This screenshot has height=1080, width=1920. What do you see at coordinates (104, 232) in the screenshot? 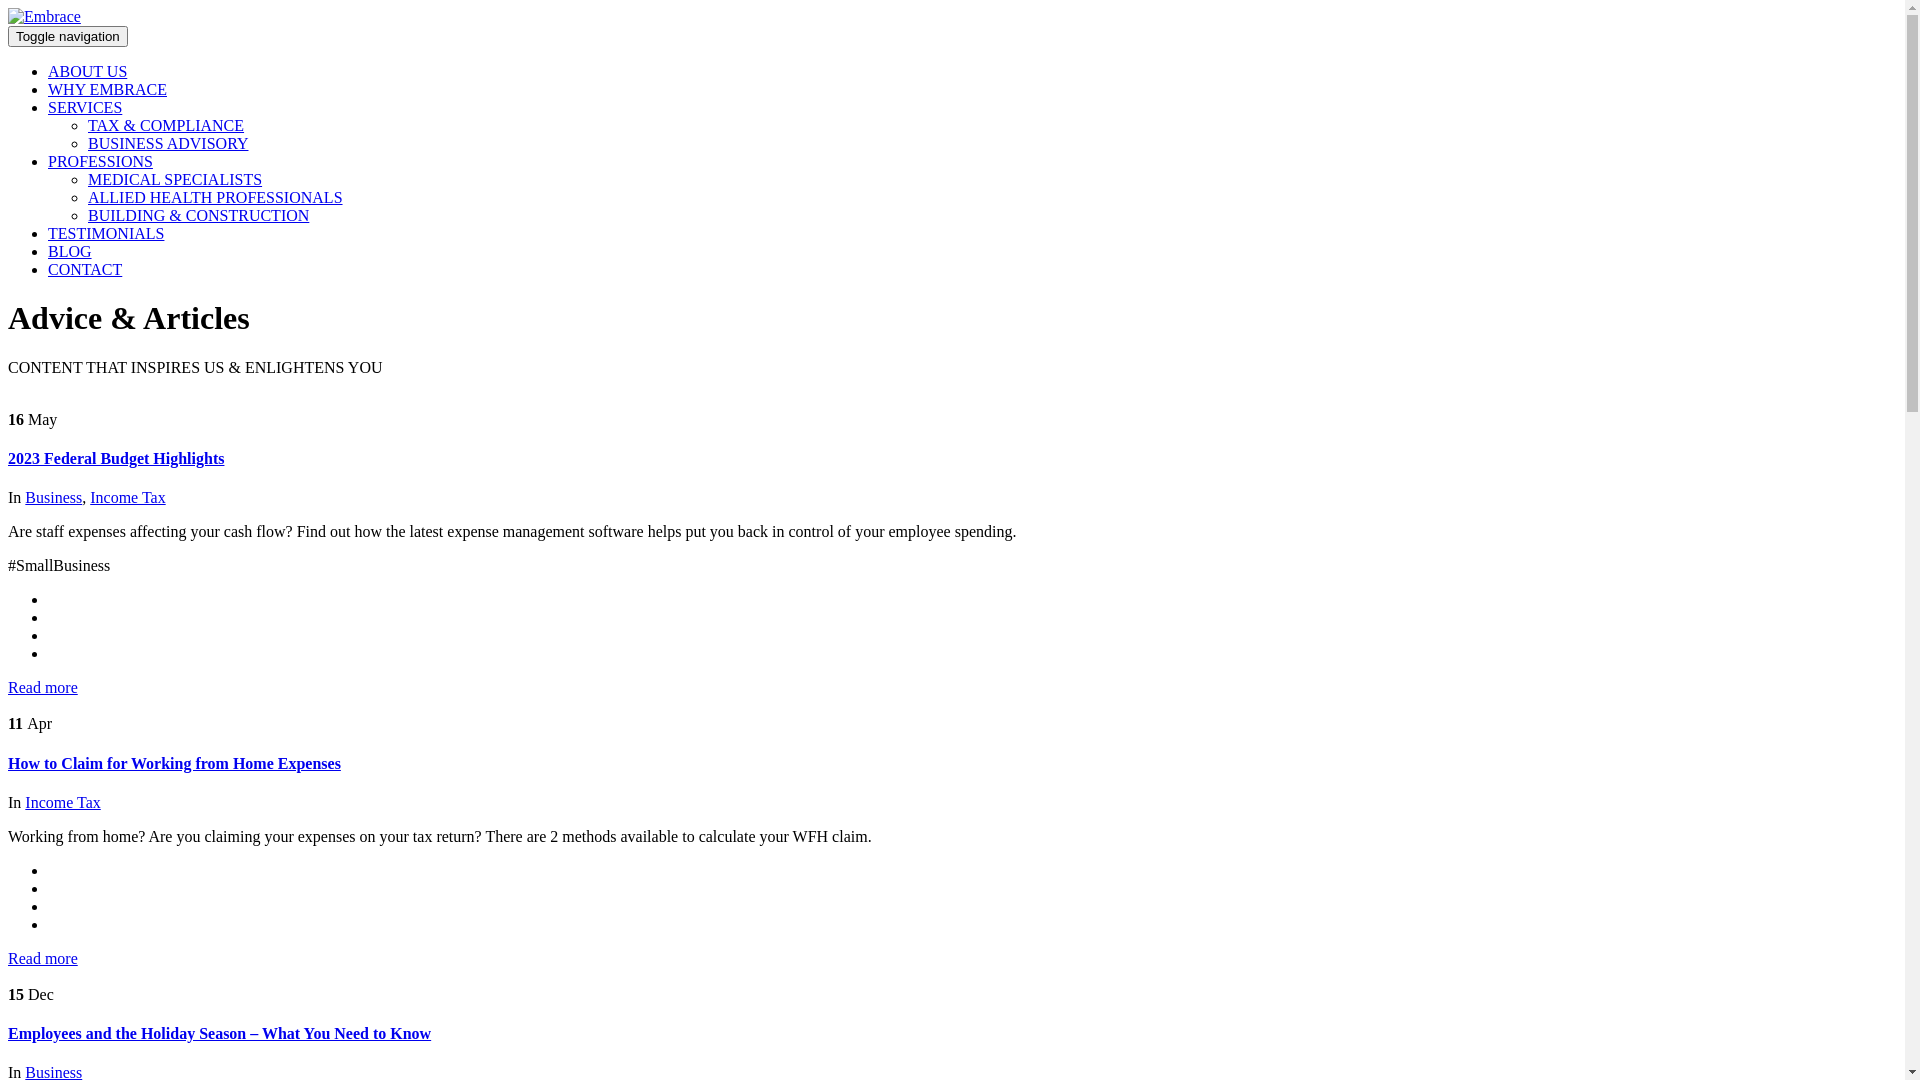
I see `'TESTIMONIALS'` at bounding box center [104, 232].